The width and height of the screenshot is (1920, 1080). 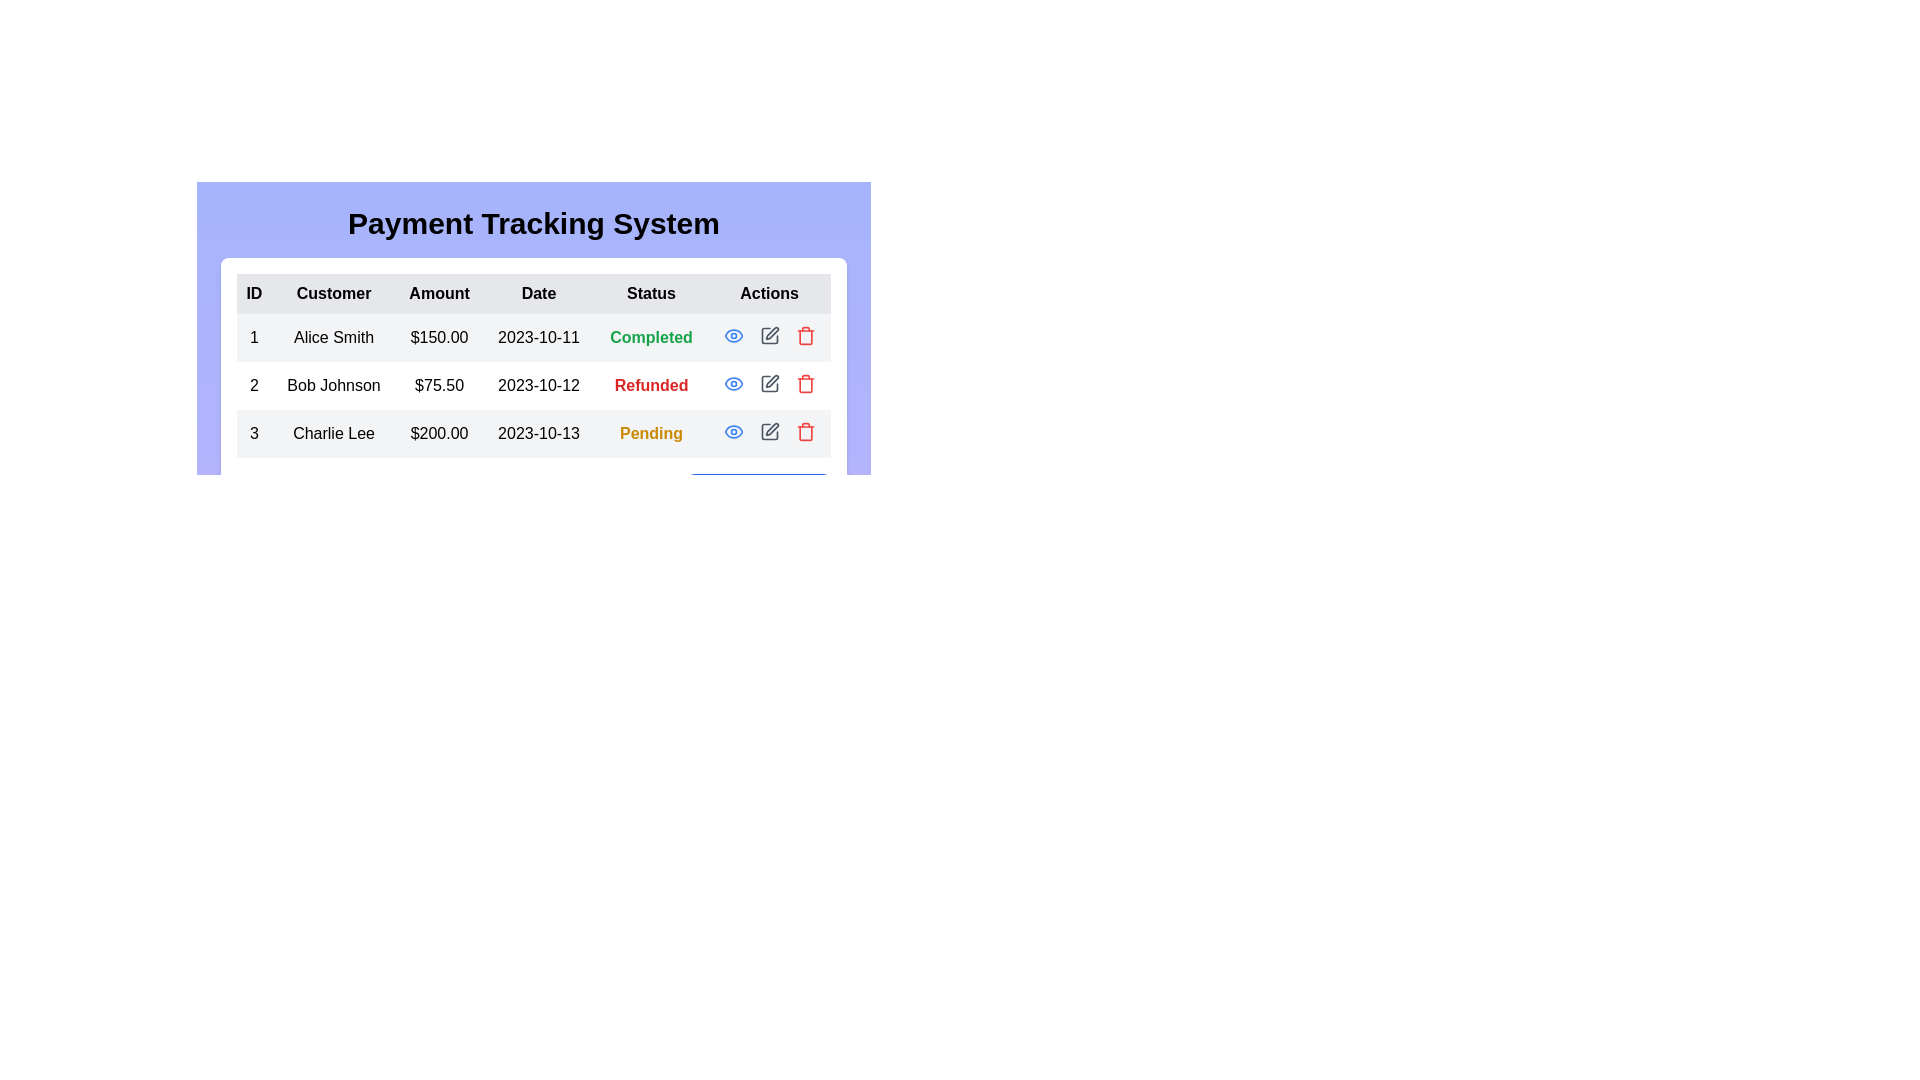 What do you see at coordinates (757, 493) in the screenshot?
I see `the blue 'Add Payment' button located in the bottom-right corner below the 'Payment Tracking System' table` at bounding box center [757, 493].